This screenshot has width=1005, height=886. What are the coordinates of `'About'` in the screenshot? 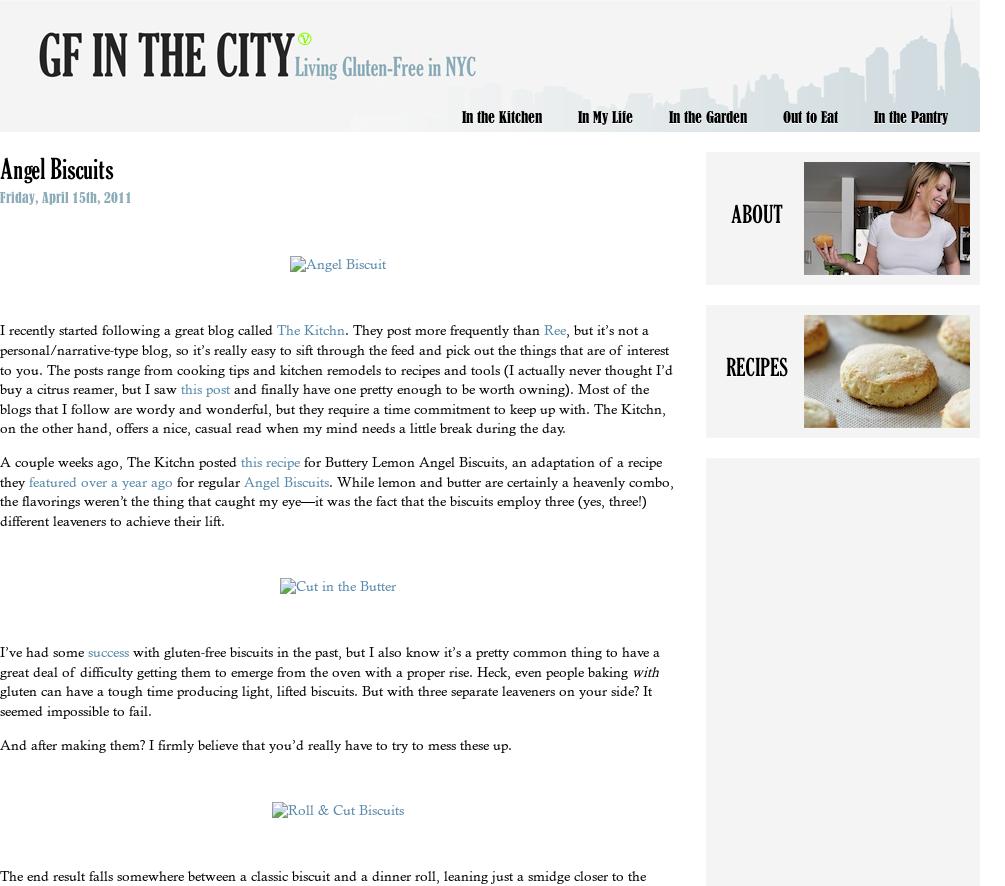 It's located at (756, 213).